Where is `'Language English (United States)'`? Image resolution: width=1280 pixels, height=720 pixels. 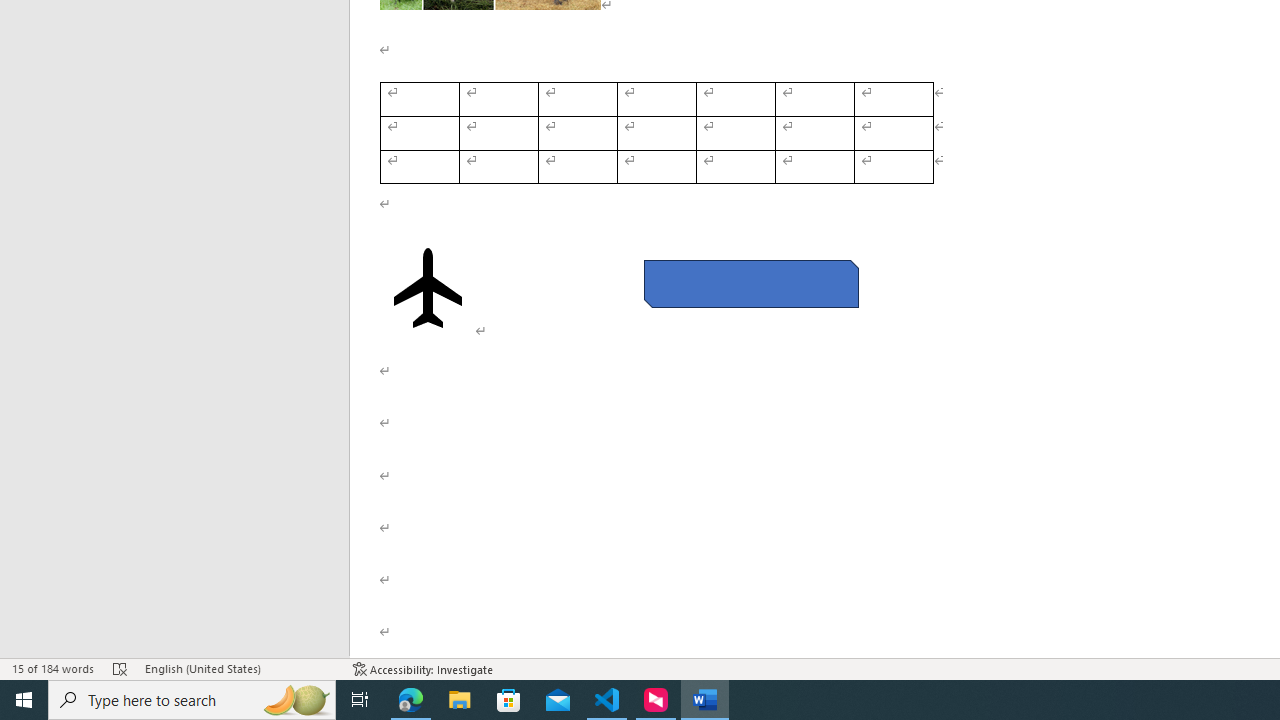 'Language English (United States)' is located at coordinates (239, 669).